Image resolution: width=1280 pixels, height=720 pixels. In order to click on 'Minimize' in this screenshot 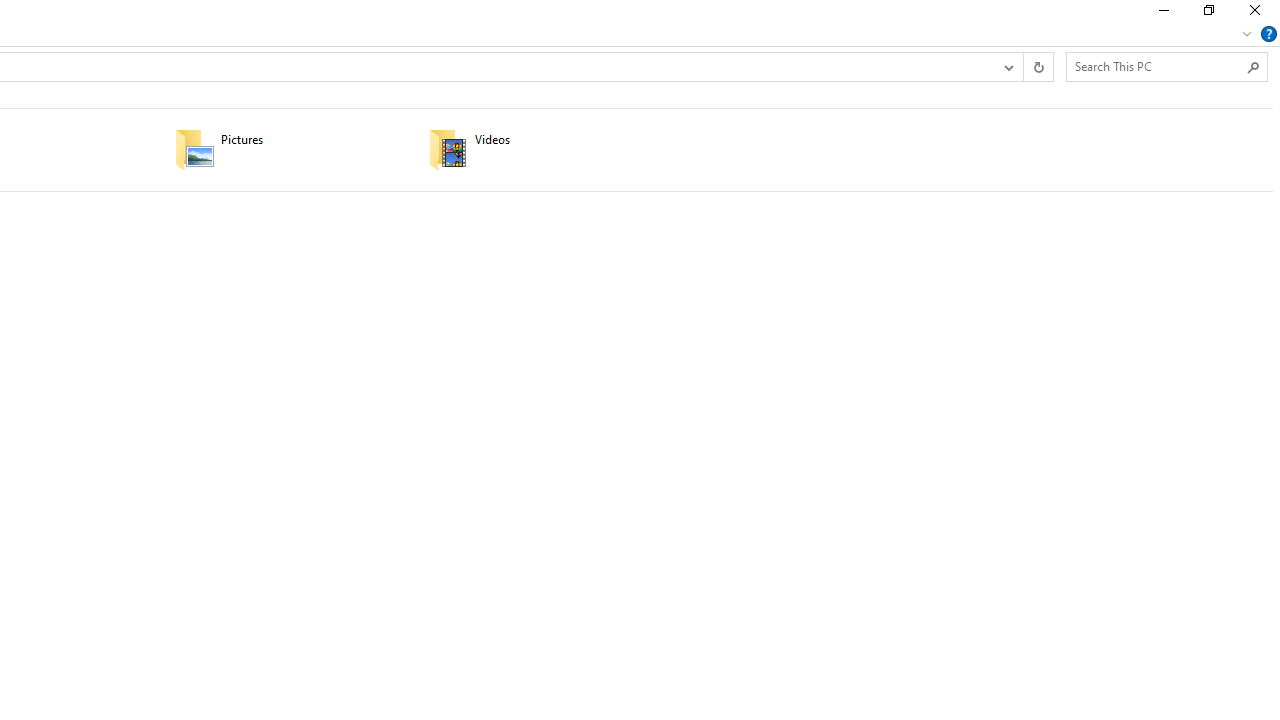, I will do `click(1162, 15)`.